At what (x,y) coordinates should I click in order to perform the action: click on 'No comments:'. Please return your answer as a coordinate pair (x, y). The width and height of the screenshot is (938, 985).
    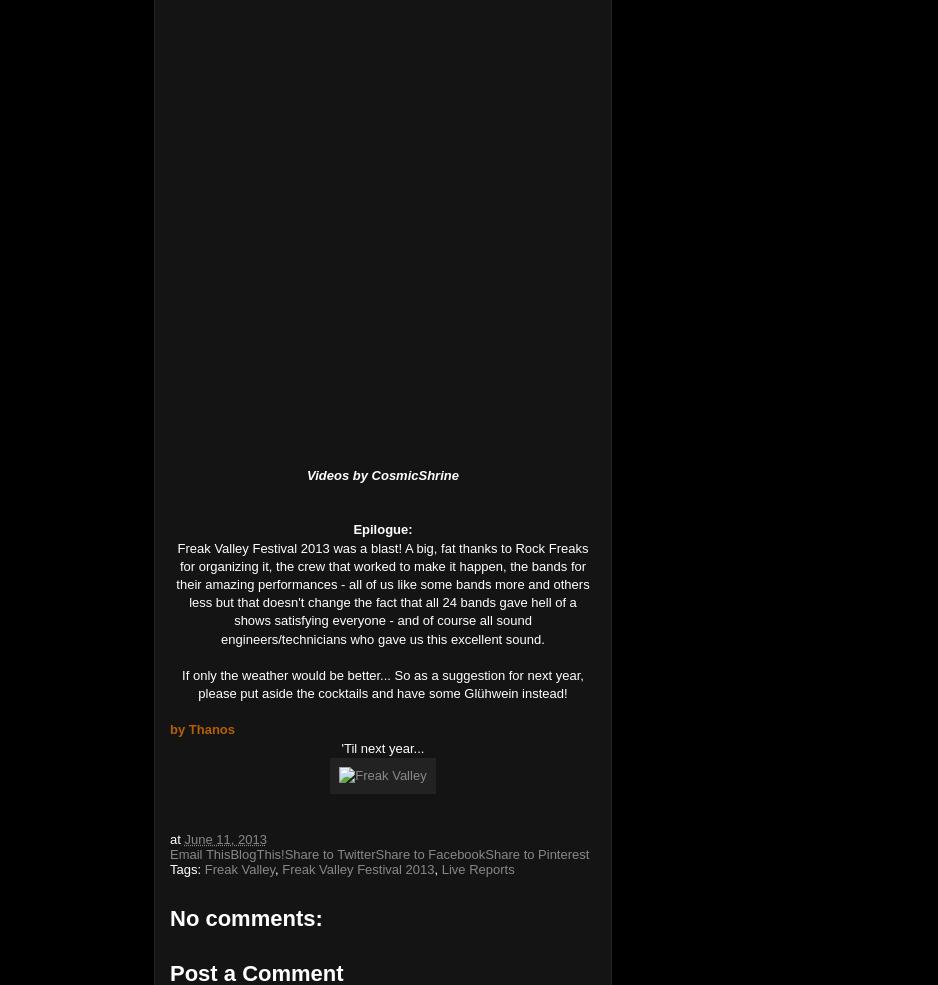
    Looking at the image, I should click on (168, 917).